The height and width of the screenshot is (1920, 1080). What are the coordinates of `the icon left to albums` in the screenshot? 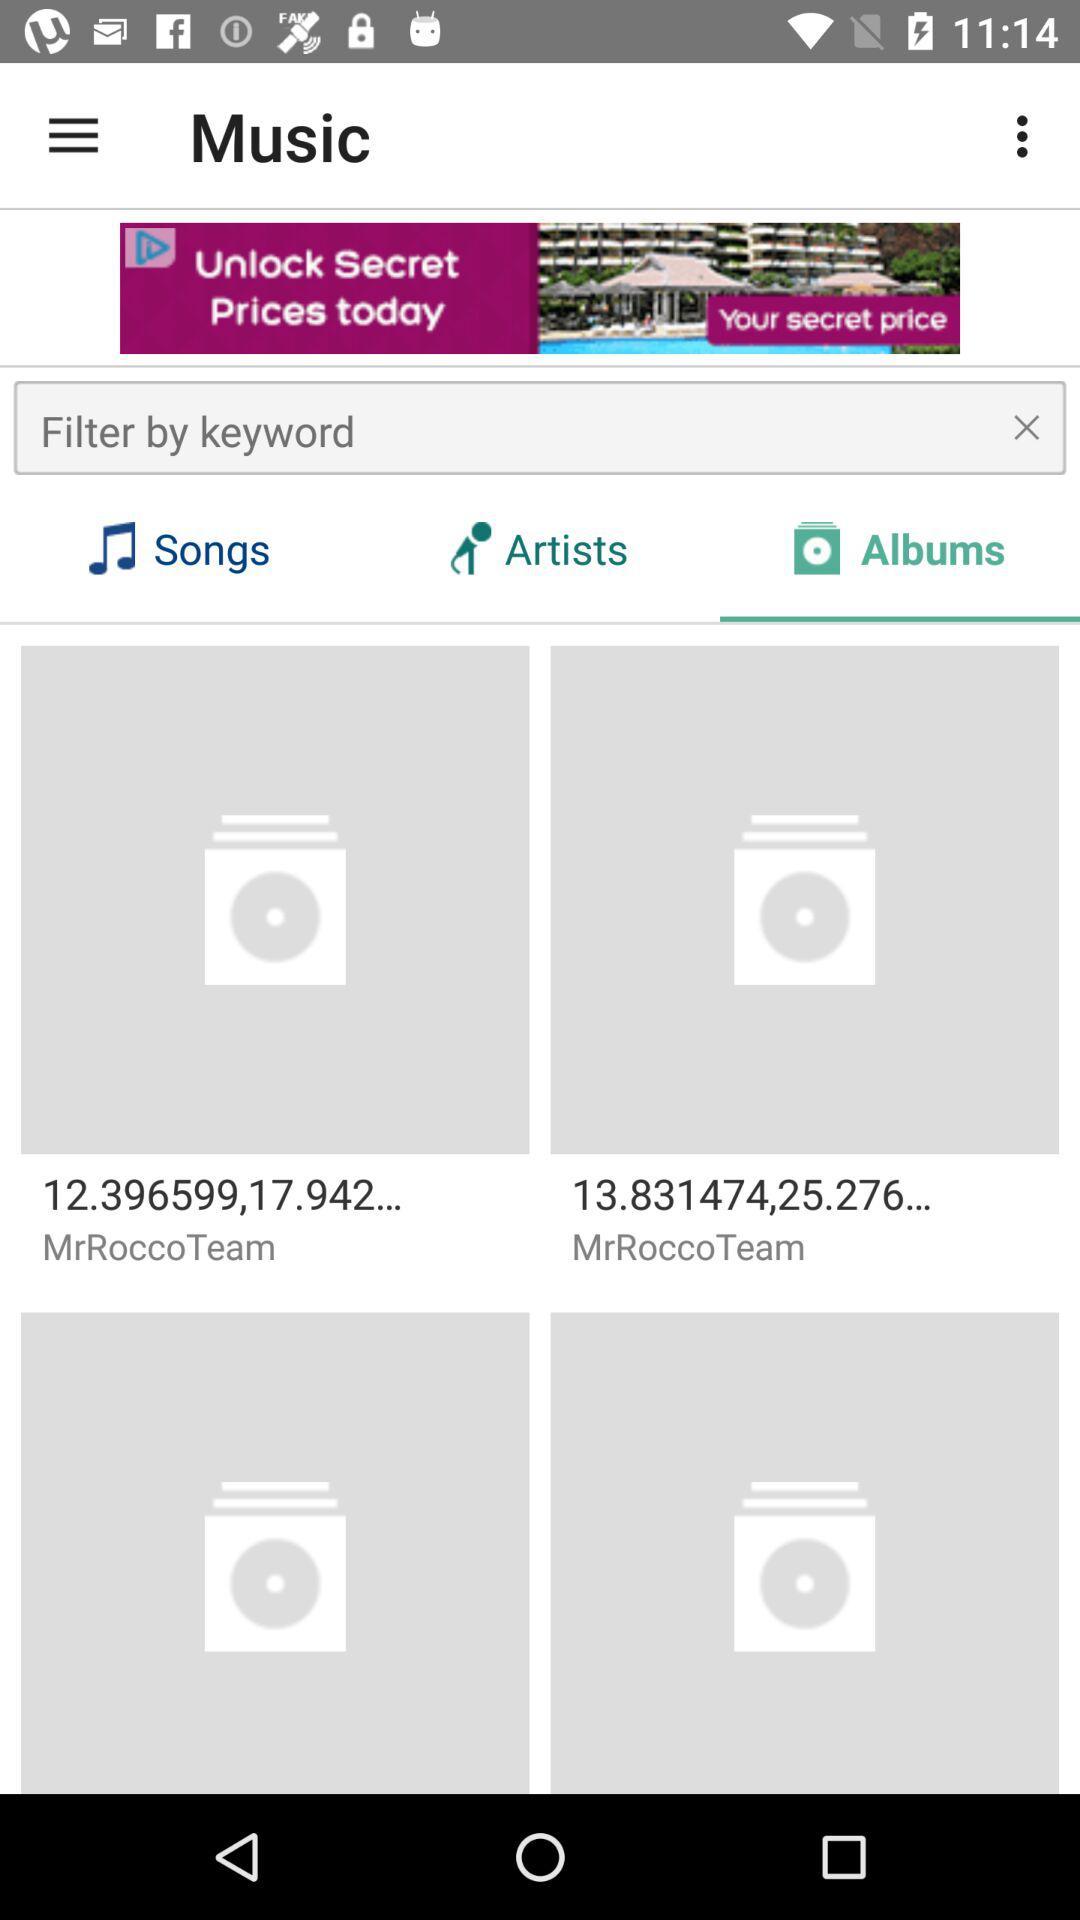 It's located at (817, 548).